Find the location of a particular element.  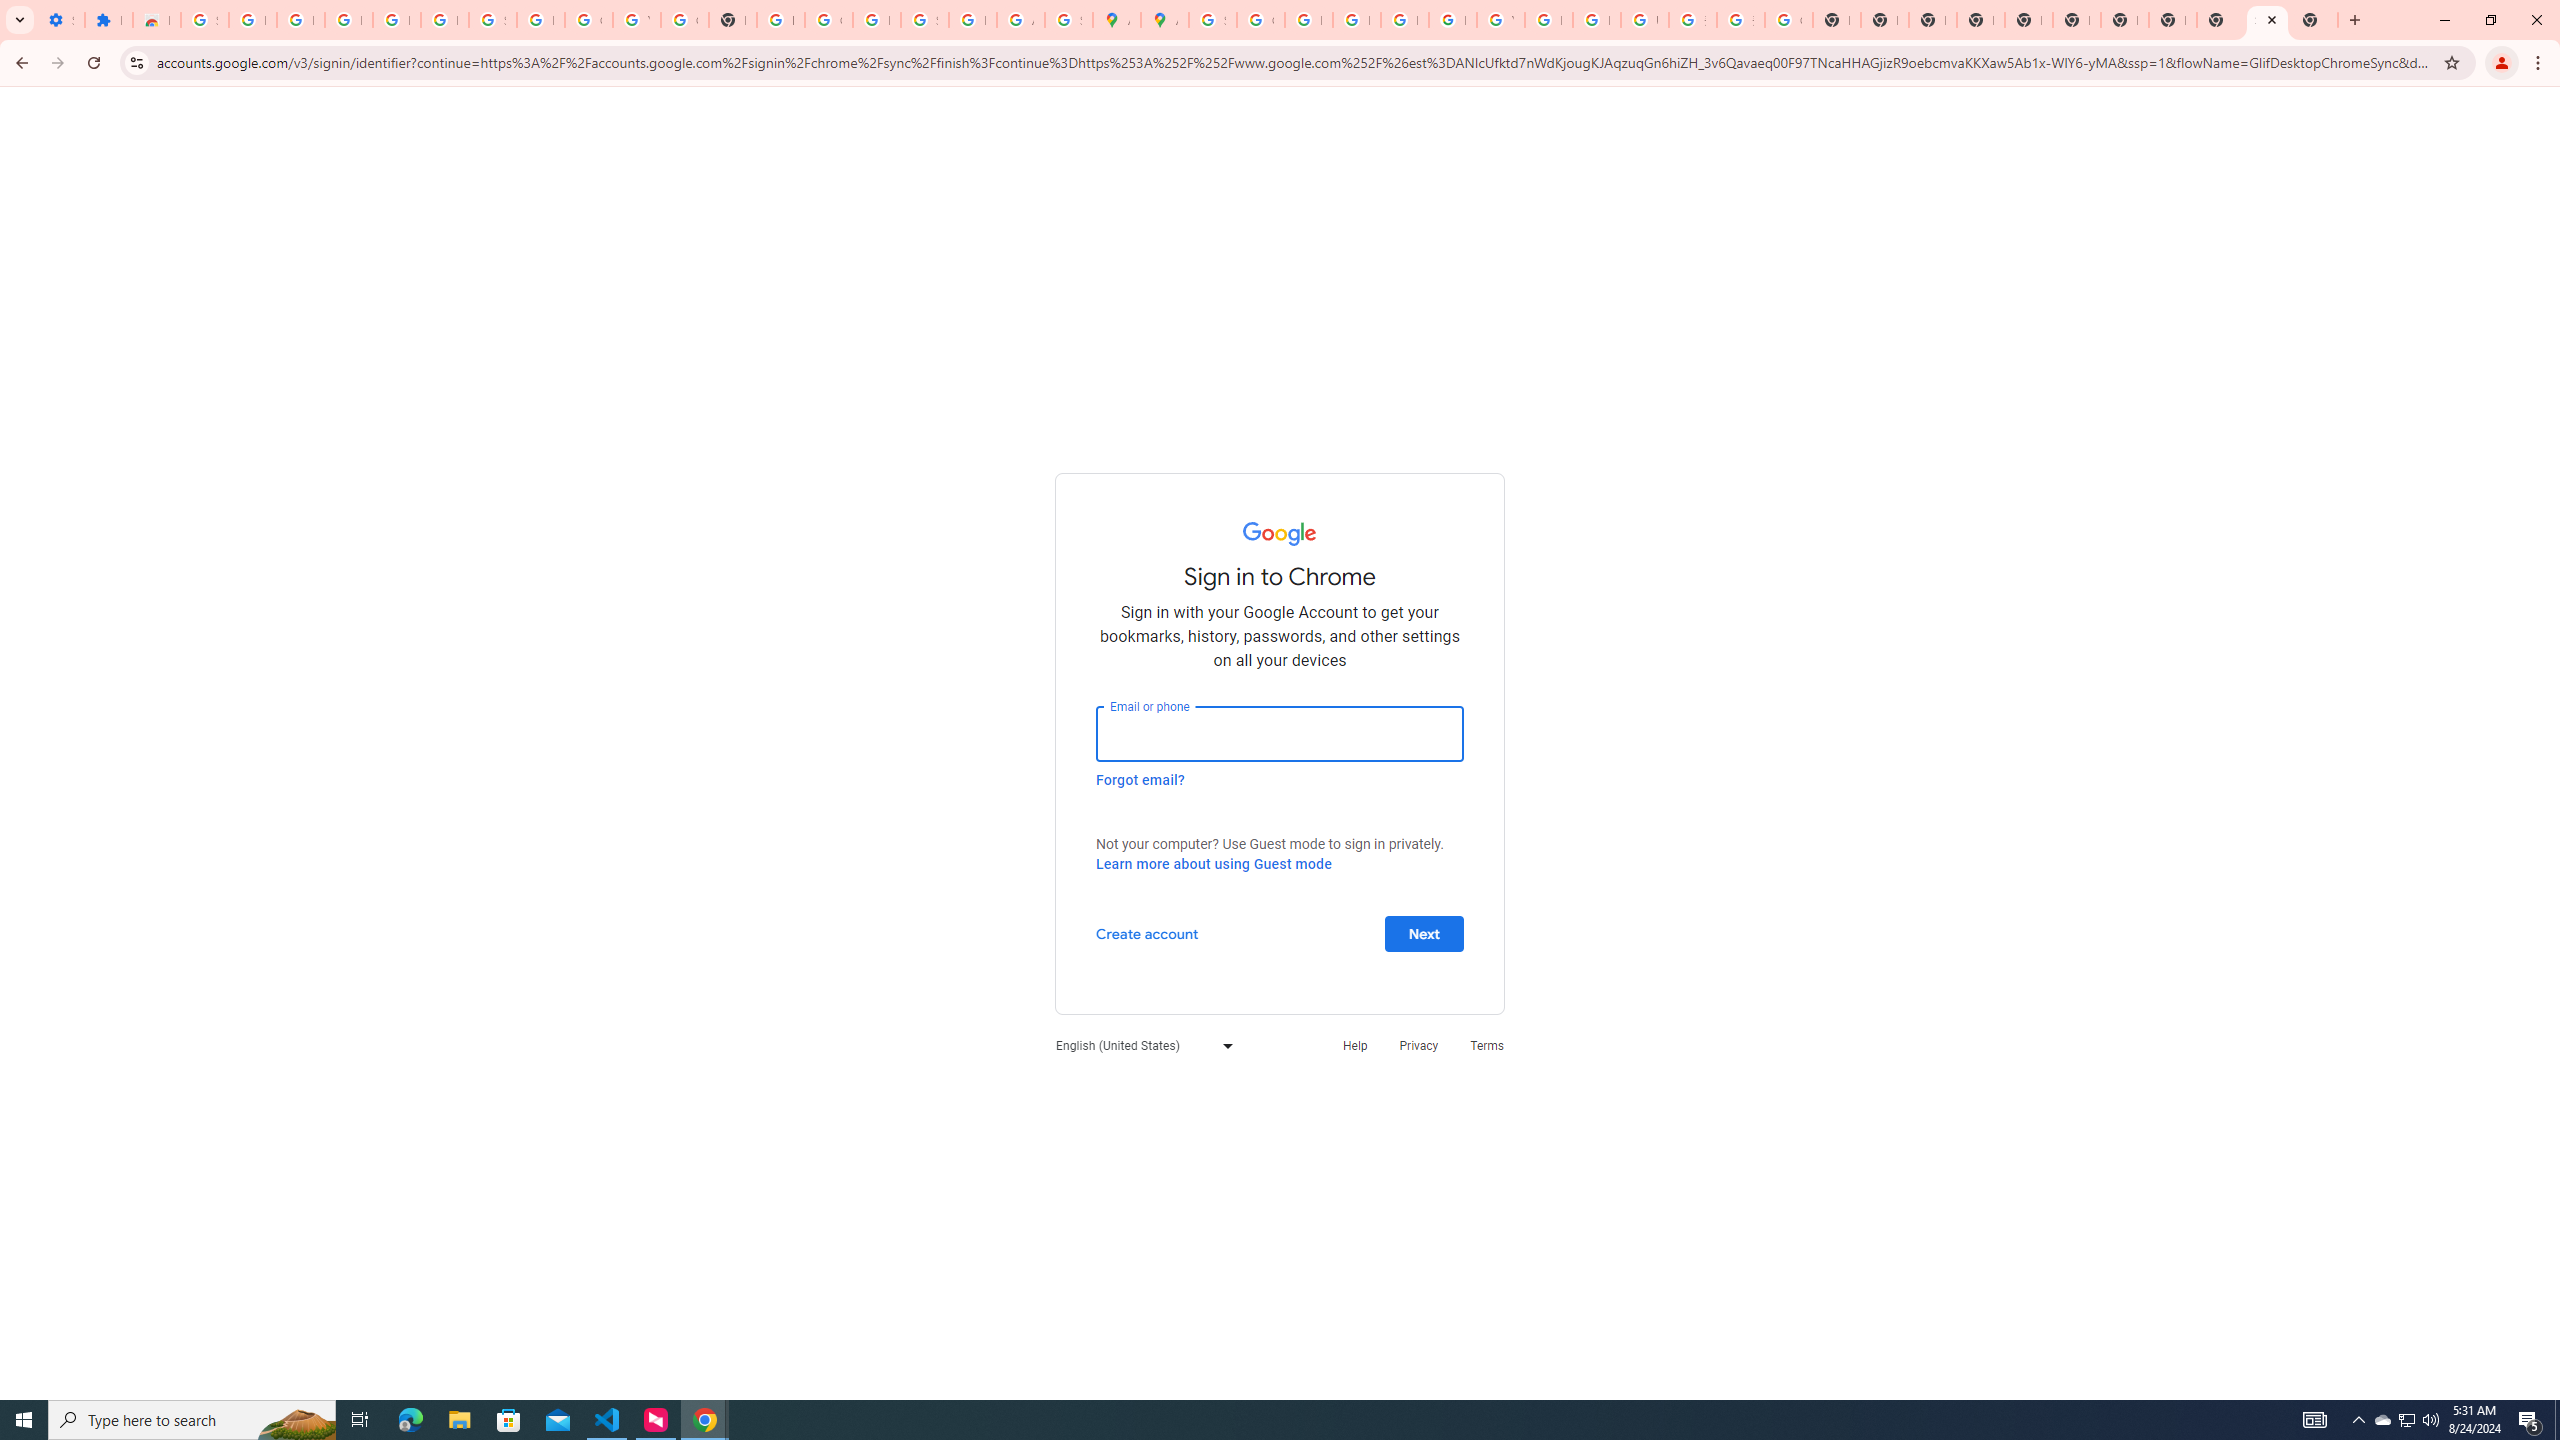

'Reviews: Helix Fruit Jump Arcade Game' is located at coordinates (155, 19).